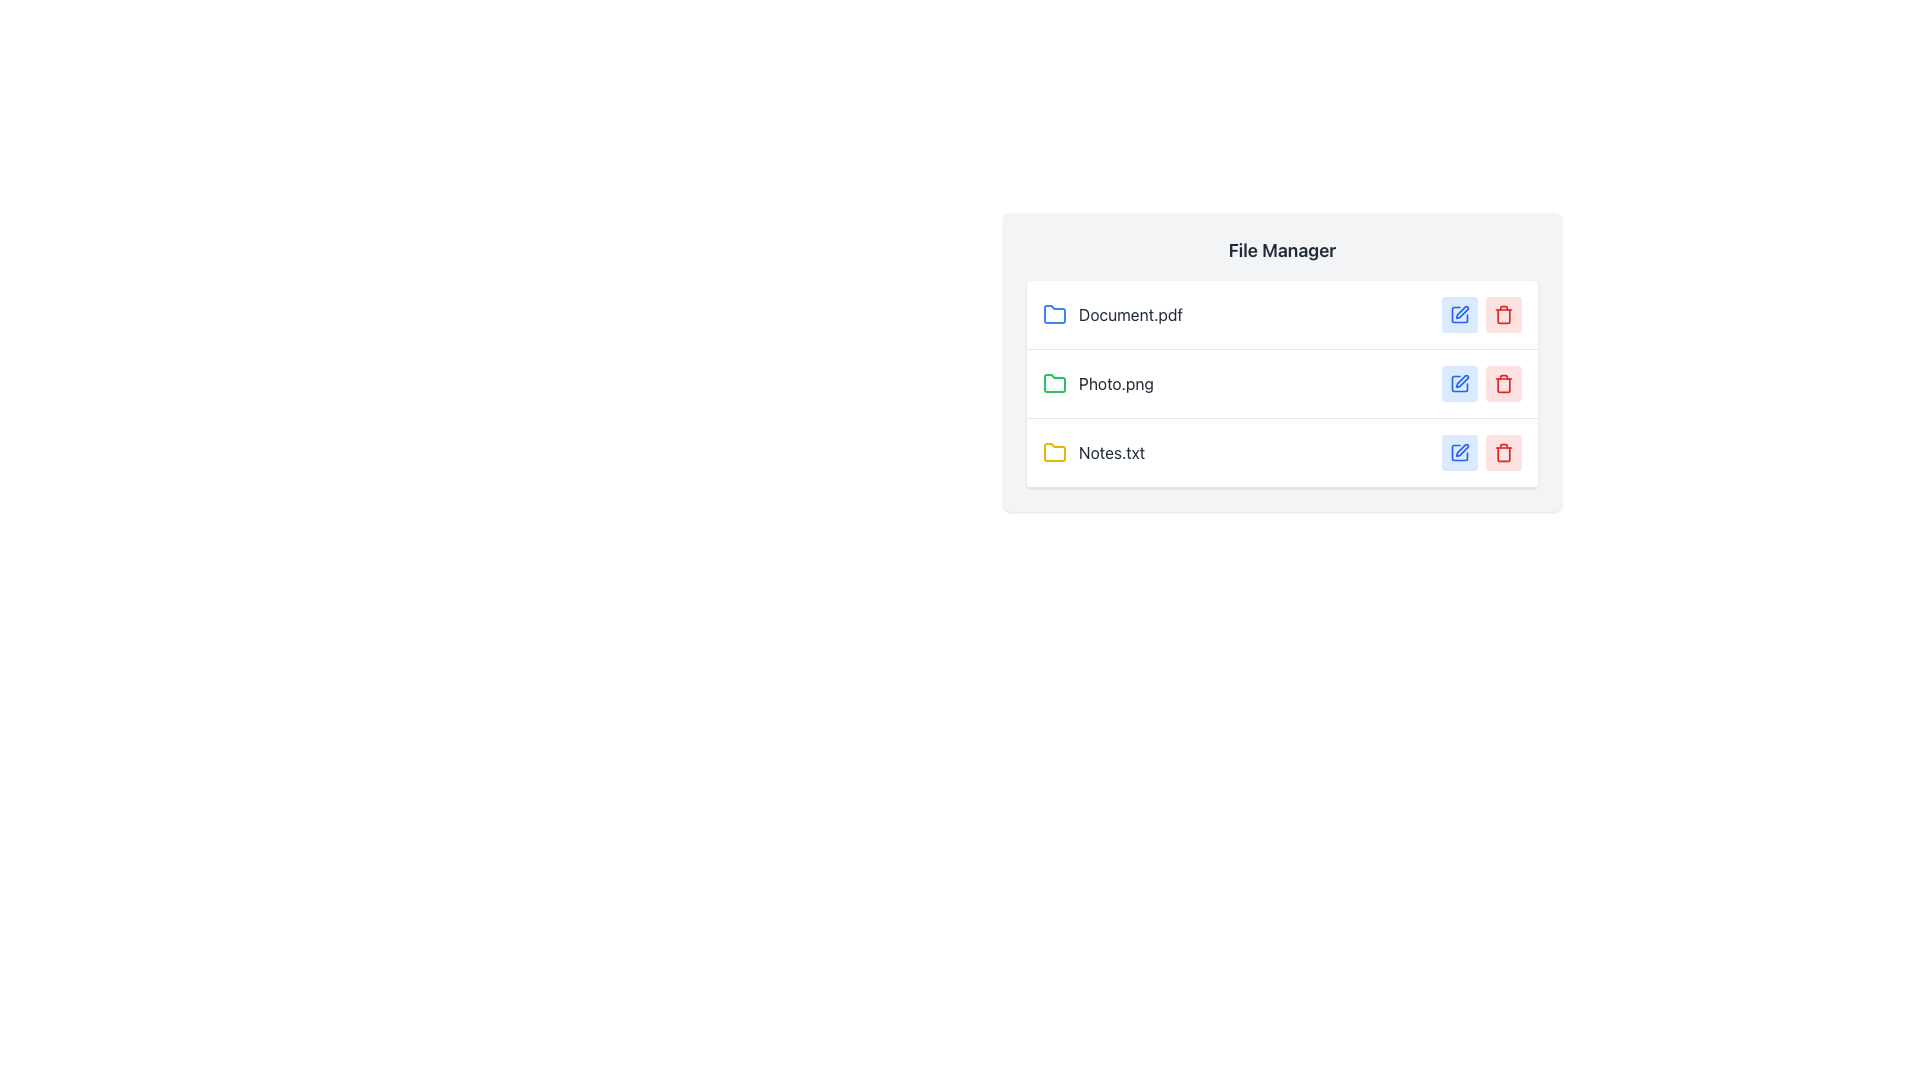 This screenshot has height=1080, width=1920. Describe the element at coordinates (1462, 381) in the screenshot. I see `the edit icon, which resembles a pen inside a square and is located to the right of 'Photo.png' in the interface` at that location.